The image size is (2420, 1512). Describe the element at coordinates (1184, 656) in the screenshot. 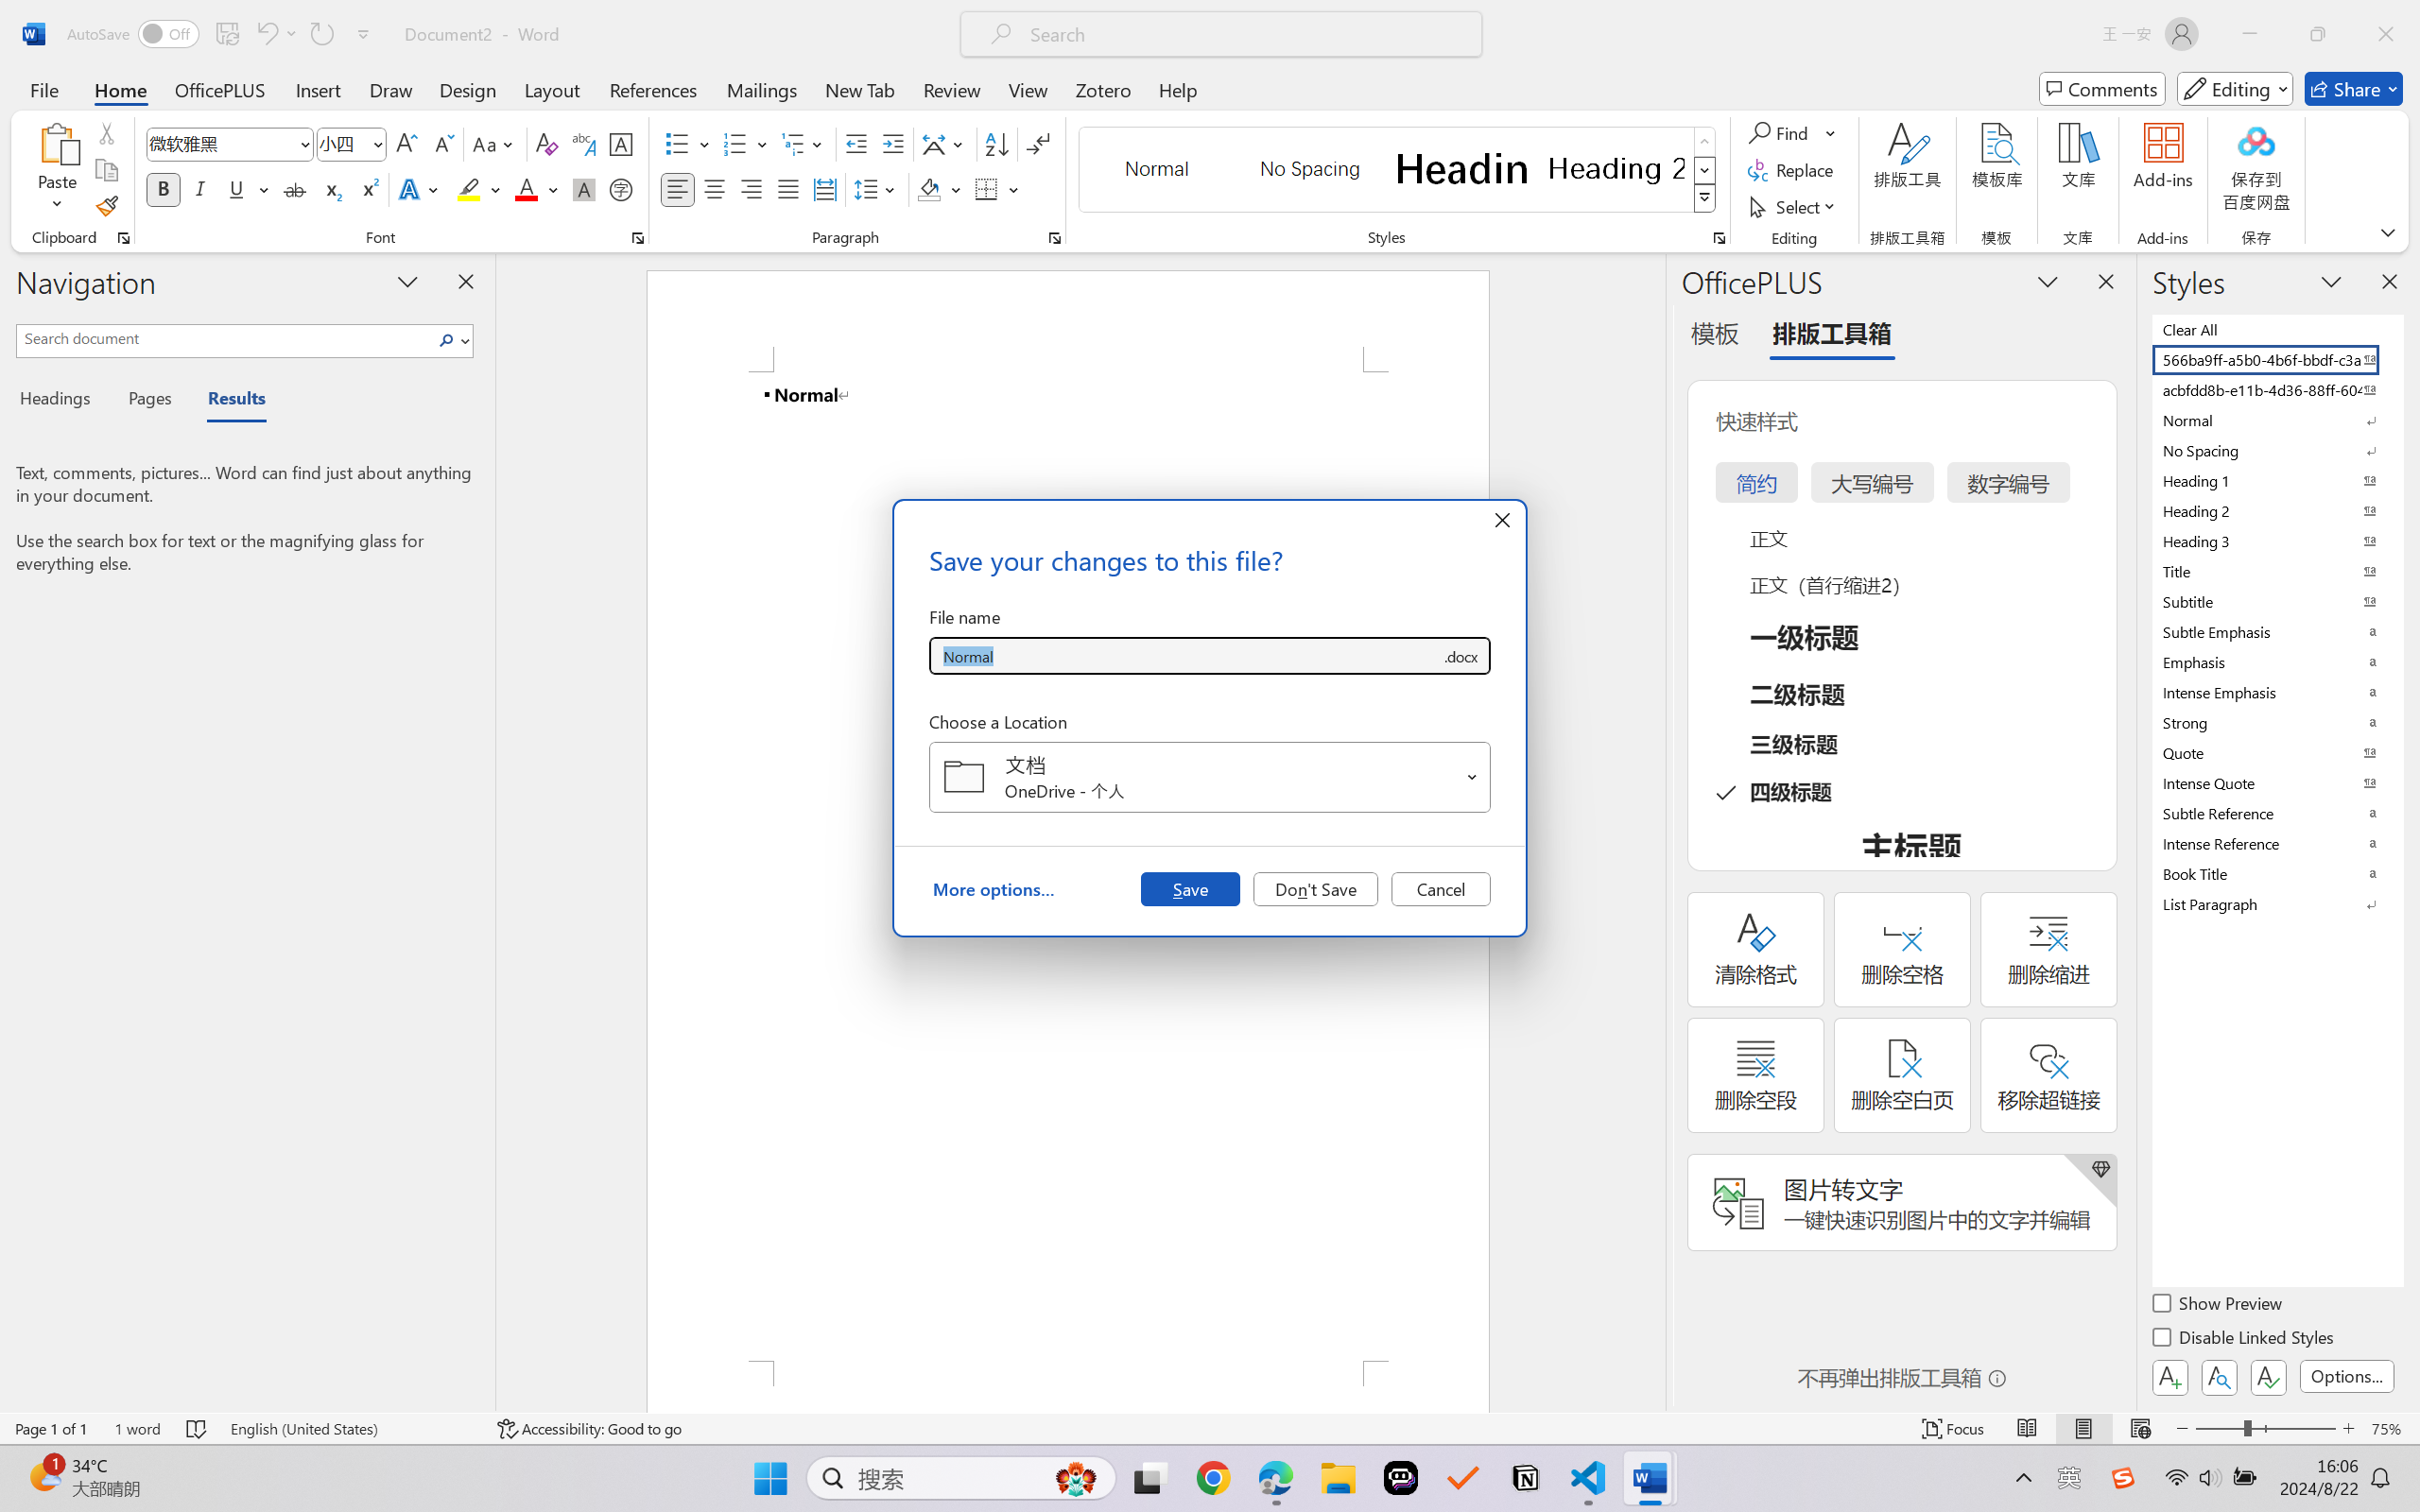

I see `'File name'` at that location.